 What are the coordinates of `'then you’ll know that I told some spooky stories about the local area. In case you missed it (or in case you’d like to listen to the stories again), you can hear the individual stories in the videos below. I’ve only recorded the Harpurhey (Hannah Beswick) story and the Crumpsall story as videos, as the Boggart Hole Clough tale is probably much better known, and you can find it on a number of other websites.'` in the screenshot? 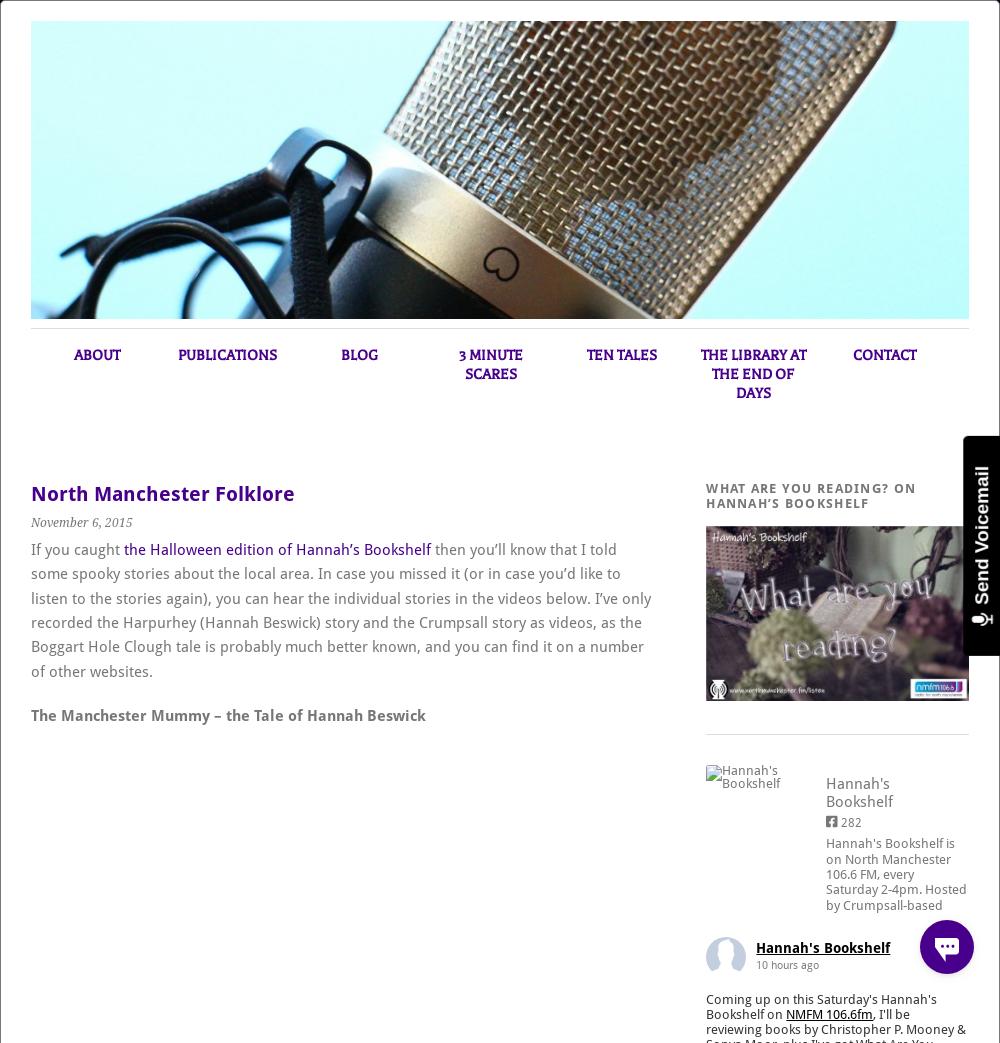 It's located at (340, 609).